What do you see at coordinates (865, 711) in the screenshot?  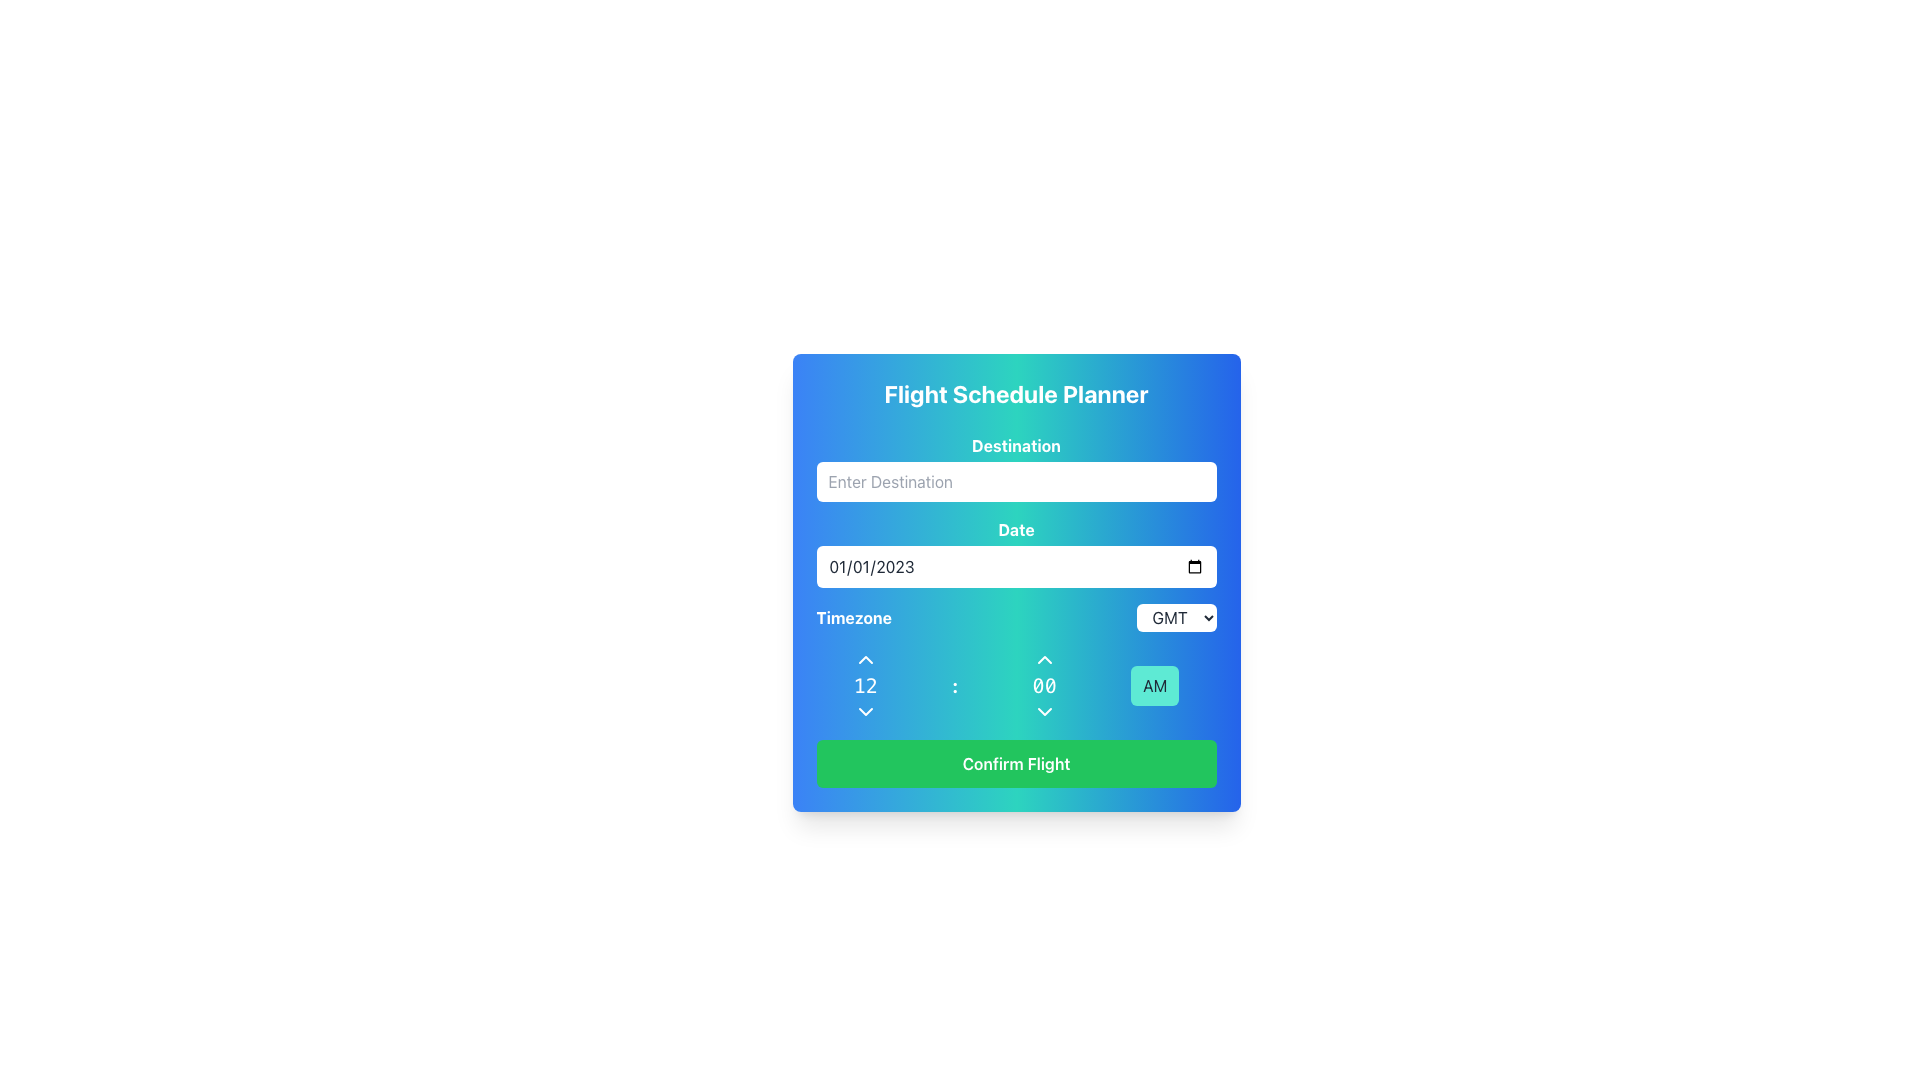 I see `the downward adjustment button for hour value in the time selector, which is located below the text '12'` at bounding box center [865, 711].